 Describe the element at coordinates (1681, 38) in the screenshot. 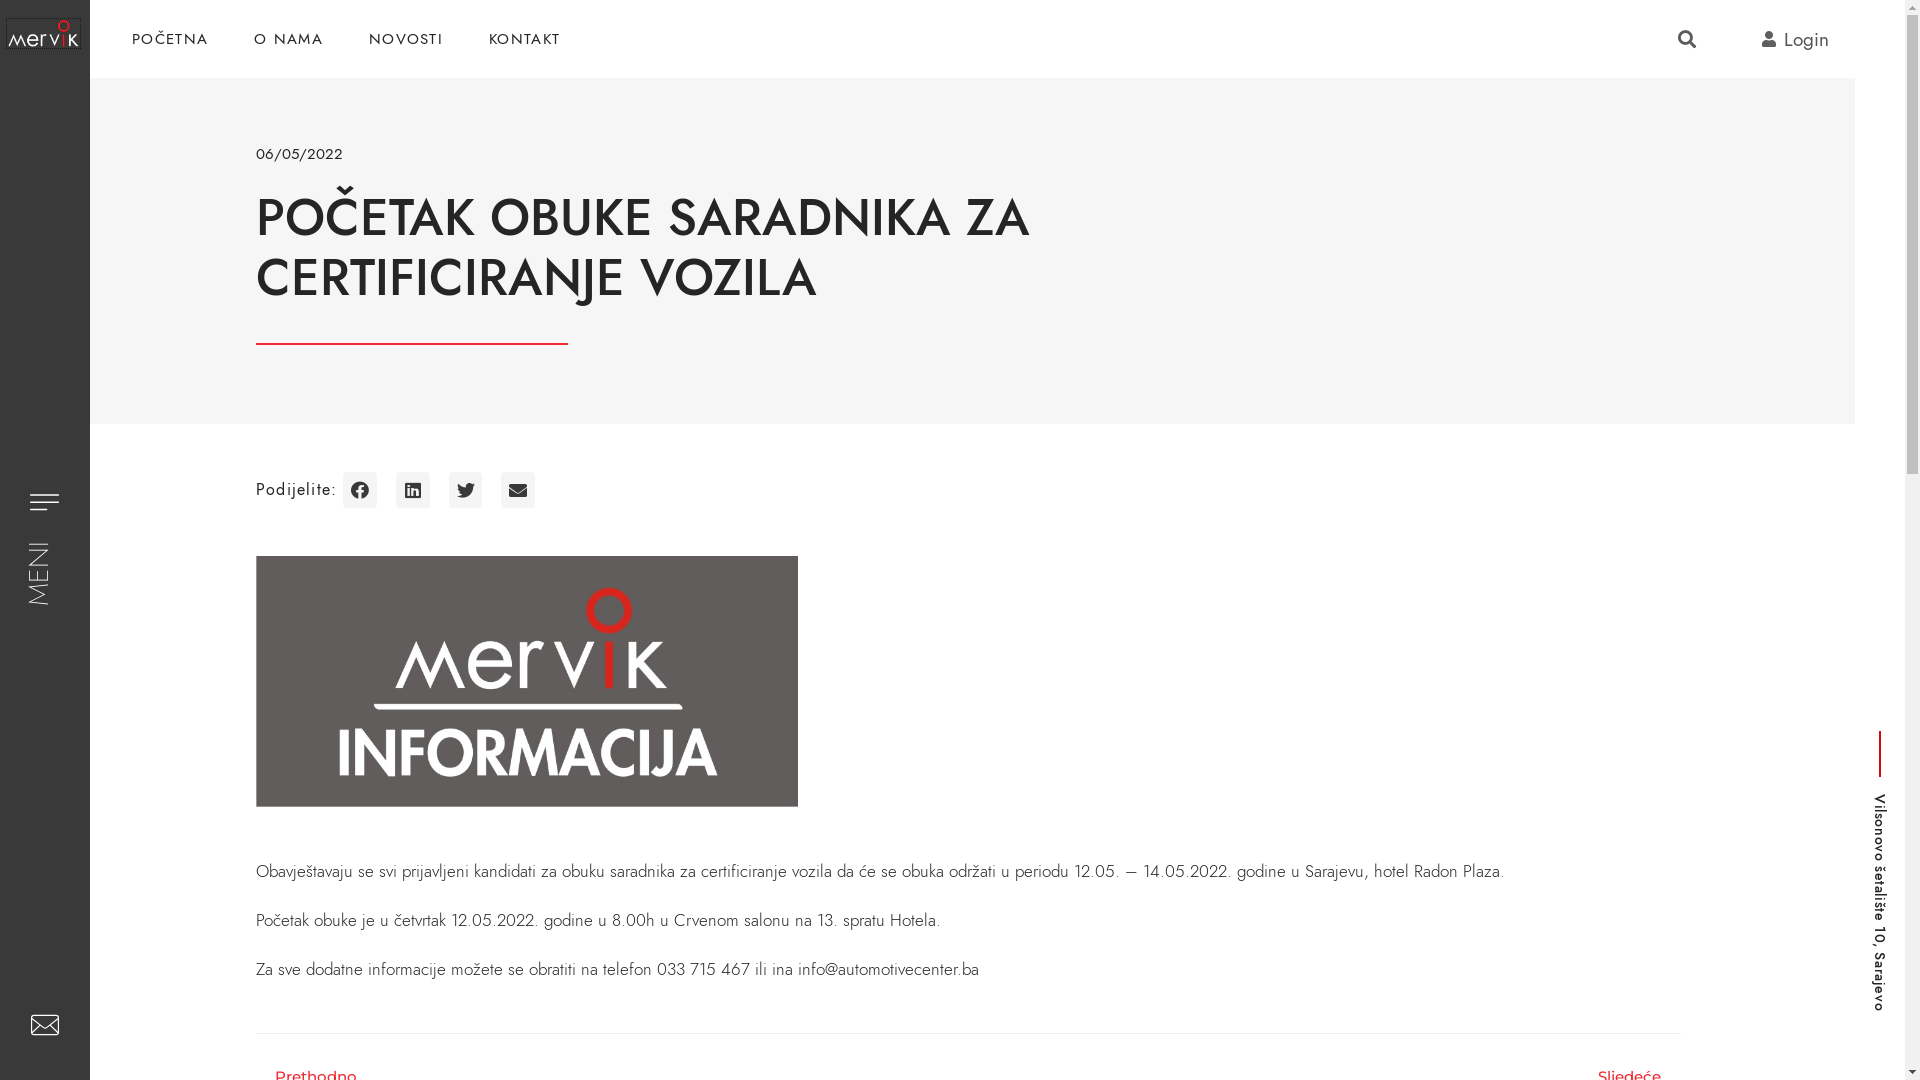

I see `'Search'` at that location.